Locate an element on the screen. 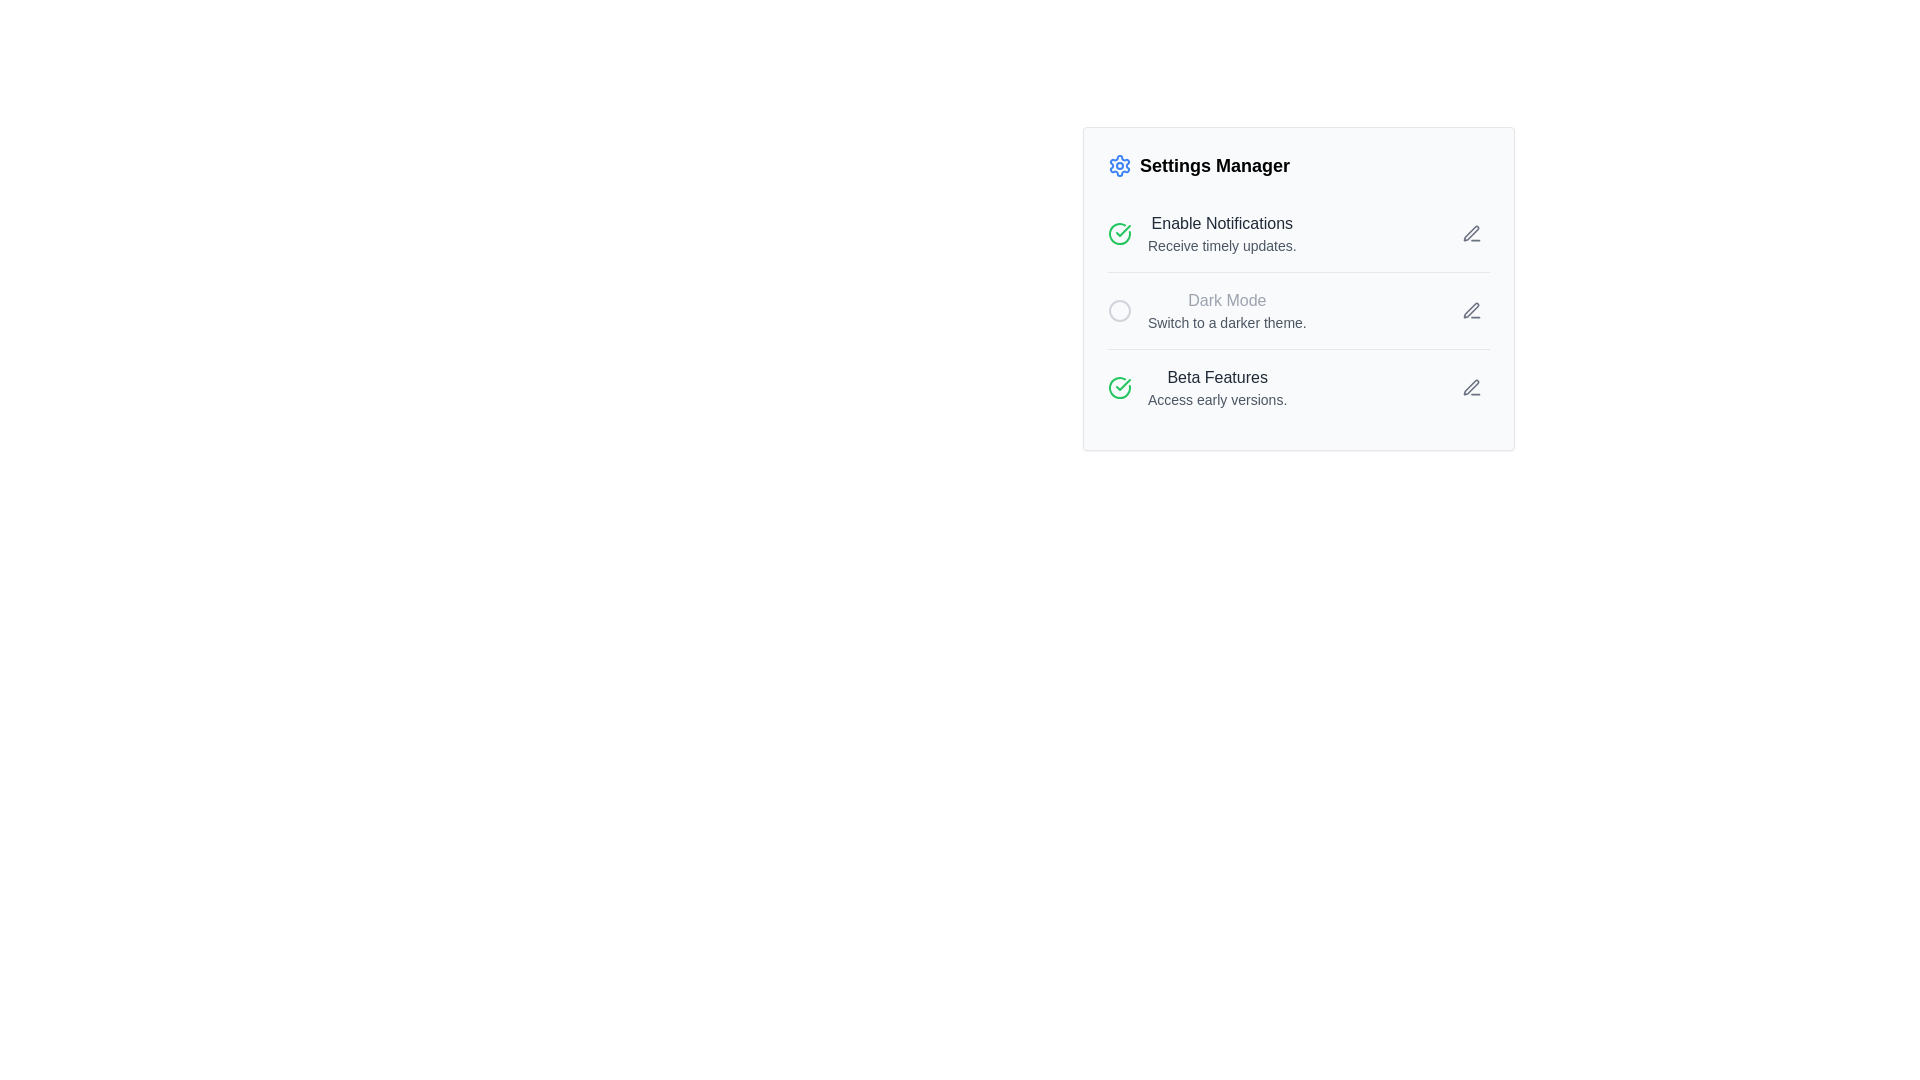 This screenshot has height=1080, width=1920. the 'Dark Mode' text label, which is styled with a medium font weight and gray color, serving as the title of the second segment in a vertical list of settings options is located at coordinates (1226, 300).